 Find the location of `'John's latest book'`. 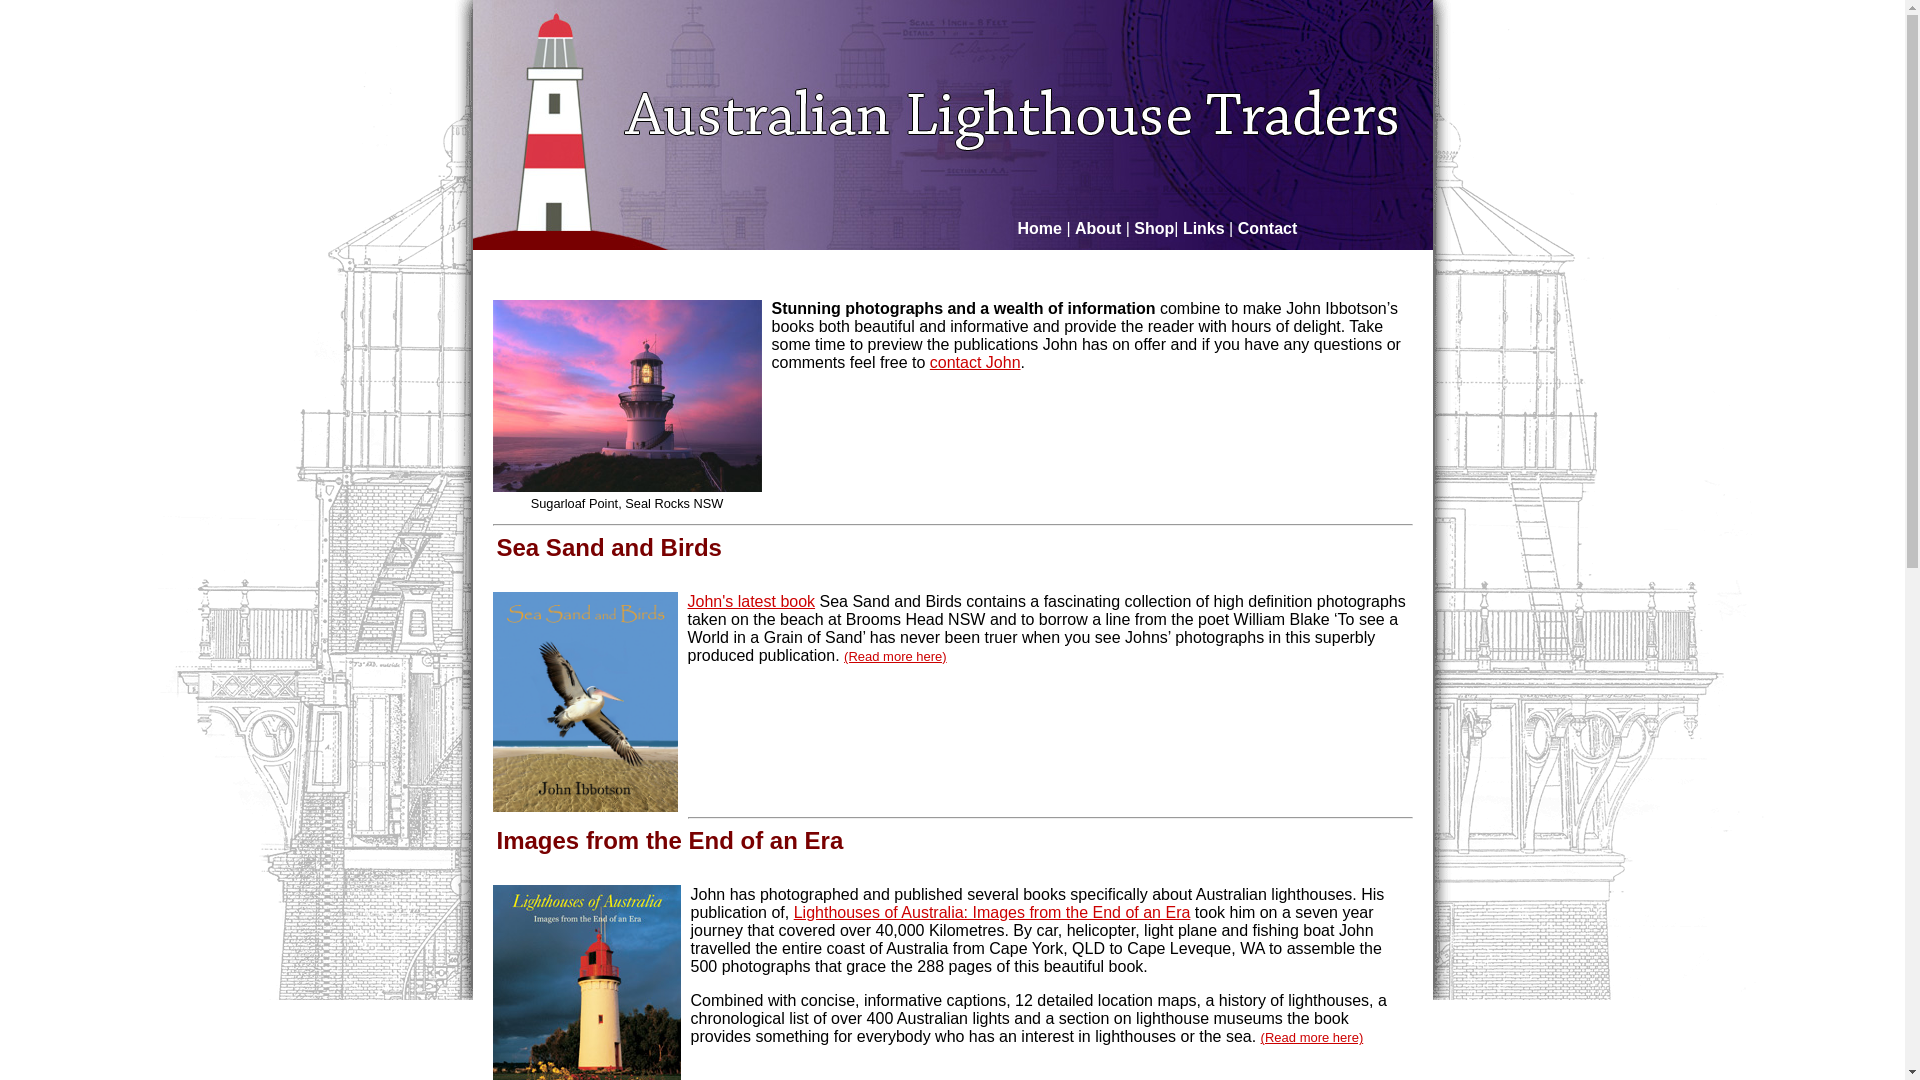

'John's latest book' is located at coordinates (751, 600).